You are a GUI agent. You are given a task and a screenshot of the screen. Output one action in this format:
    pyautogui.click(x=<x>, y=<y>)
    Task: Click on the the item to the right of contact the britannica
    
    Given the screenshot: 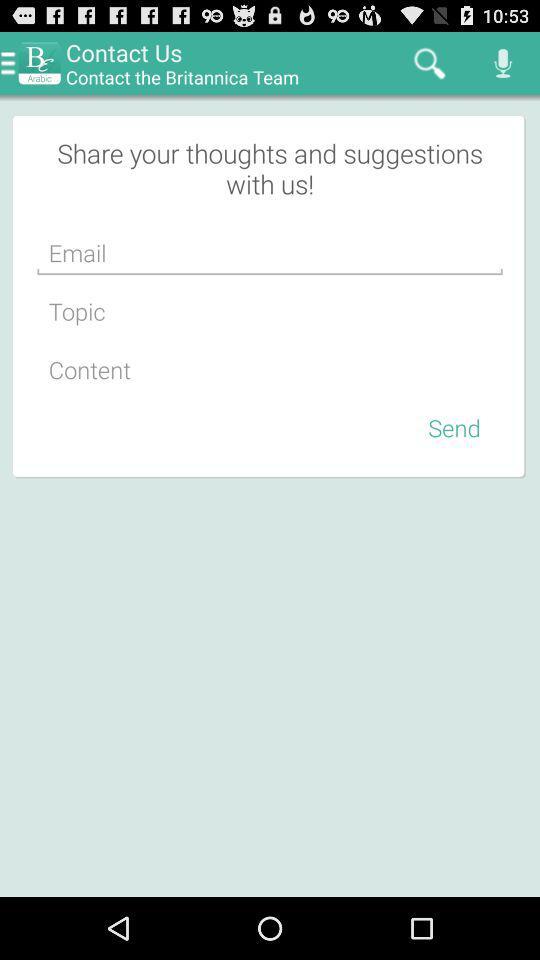 What is the action you would take?
    pyautogui.click(x=428, y=62)
    